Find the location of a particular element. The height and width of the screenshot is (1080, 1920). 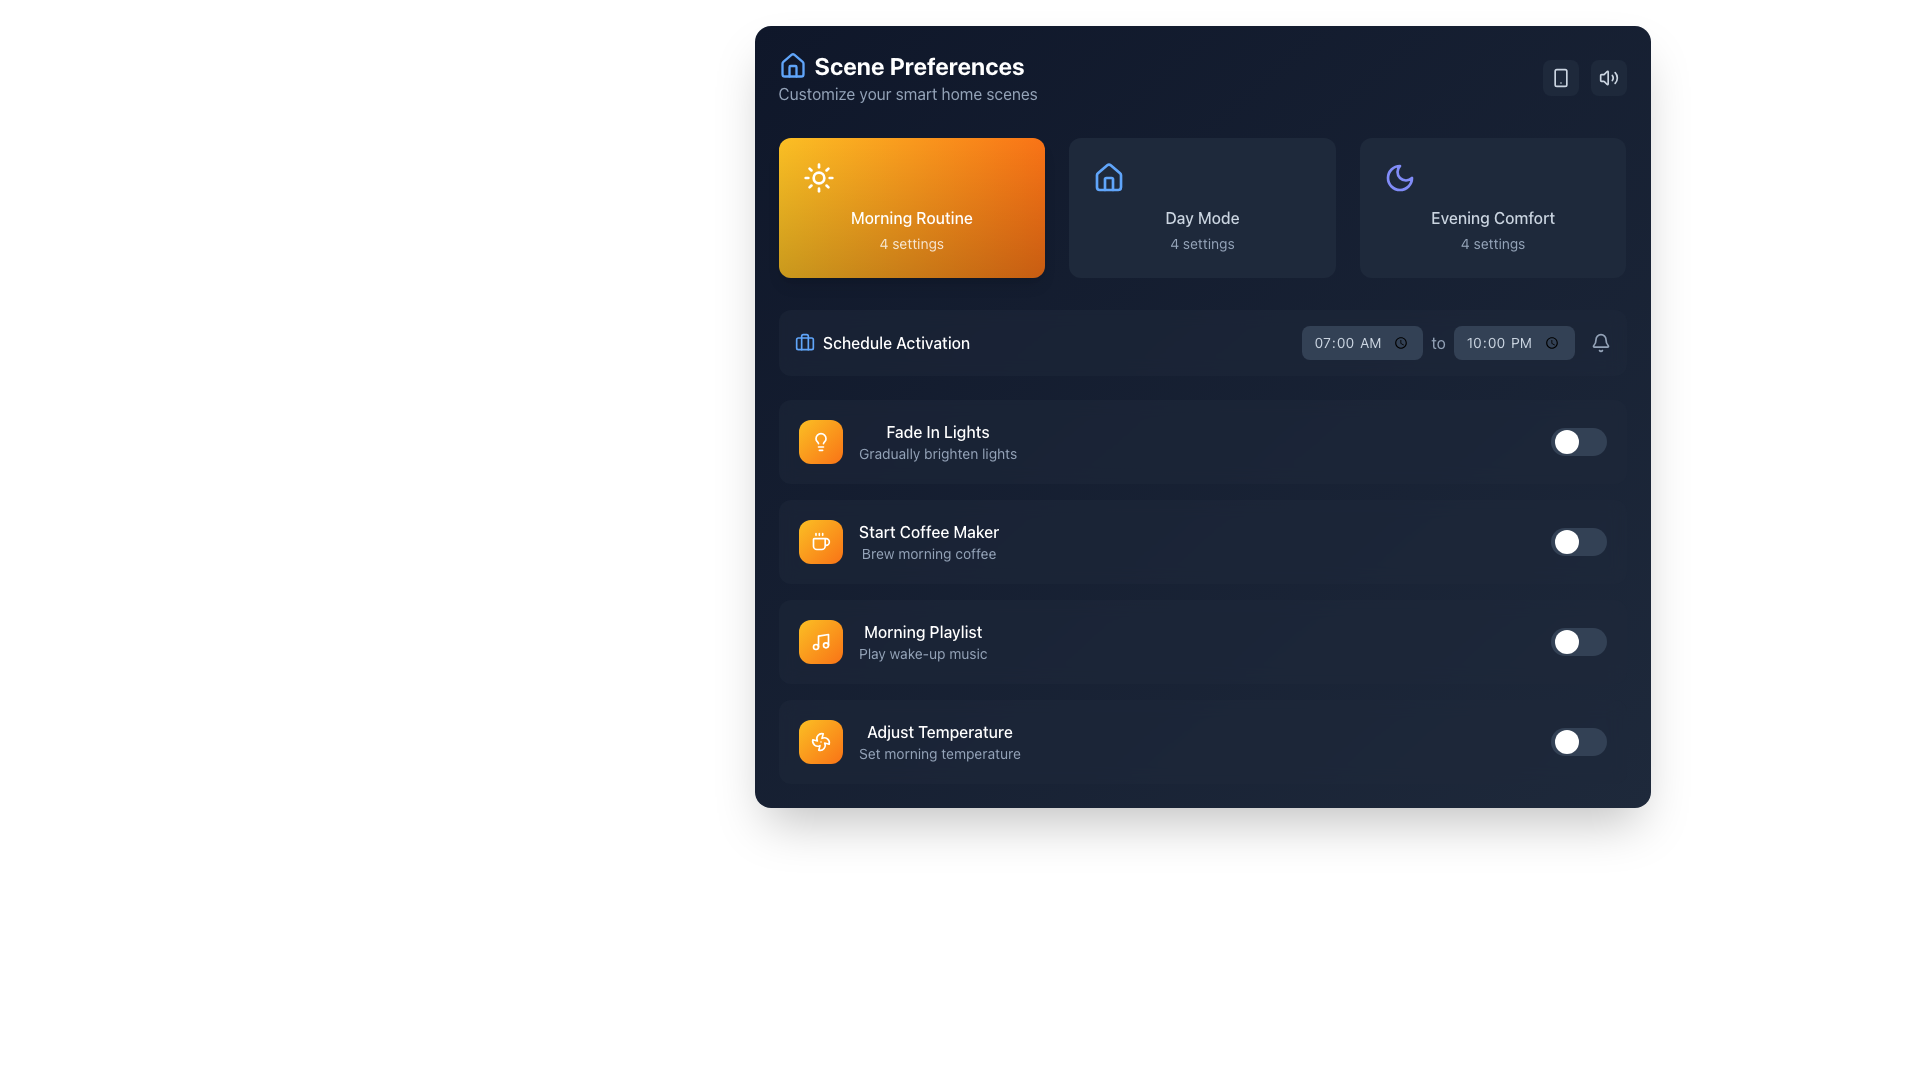

the 'Adjust Temperature' icon, which is positioned as the last item in the 'Schedule Activation' section, serving as a visual identifier for temperature adjustment settings is located at coordinates (820, 741).